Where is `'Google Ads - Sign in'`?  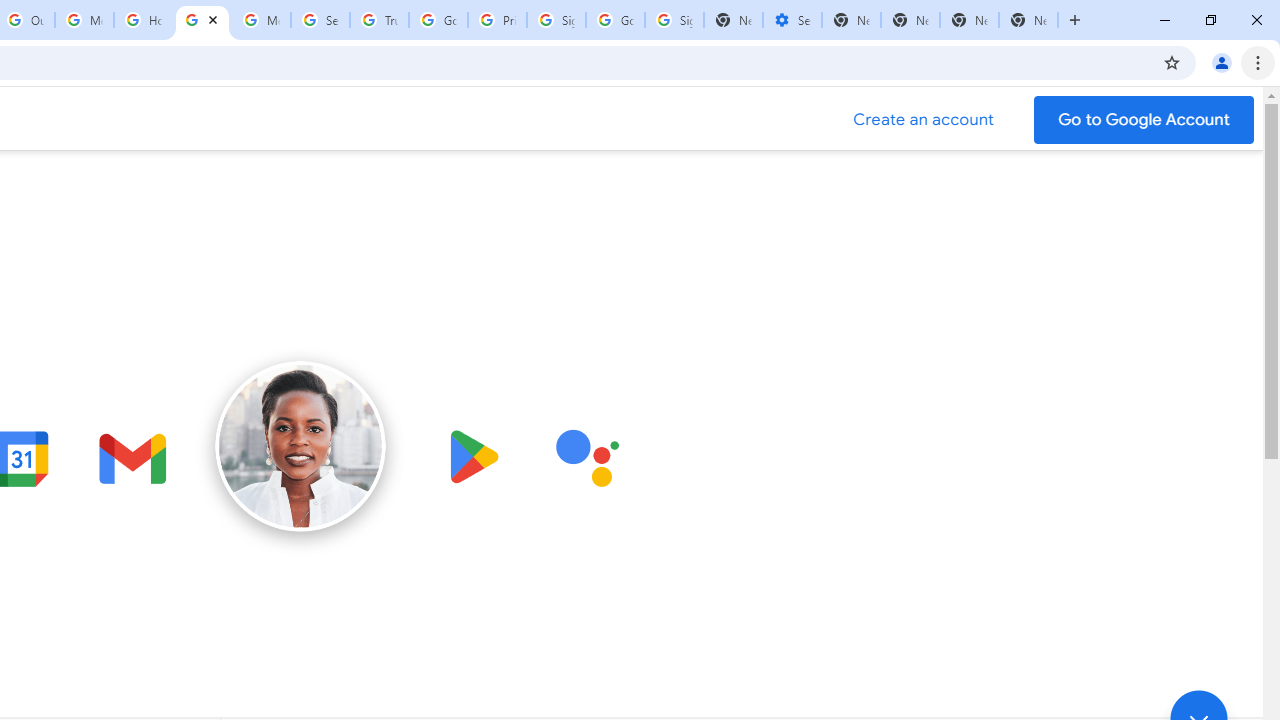
'Google Ads - Sign in' is located at coordinates (437, 20).